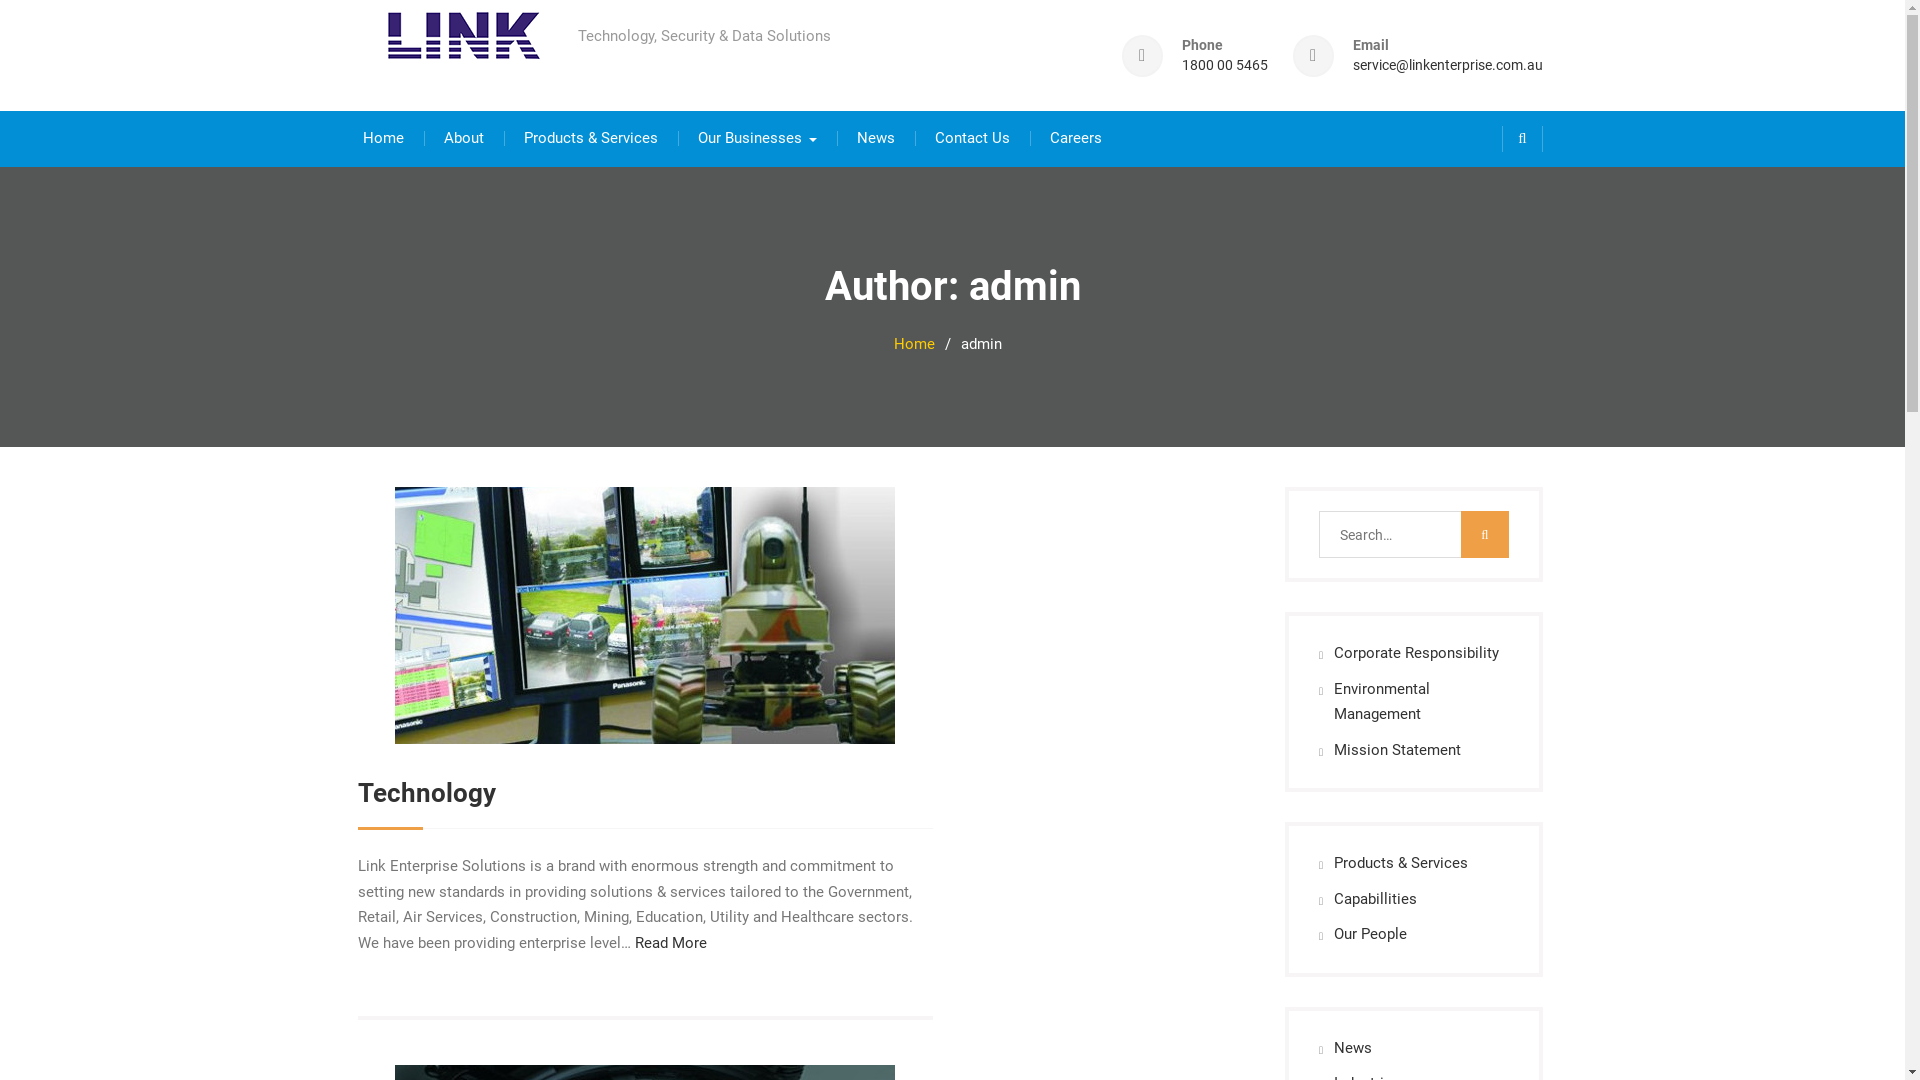 Image resolution: width=1920 pixels, height=1080 pixels. Describe the element at coordinates (1353, 1047) in the screenshot. I see `'News'` at that location.